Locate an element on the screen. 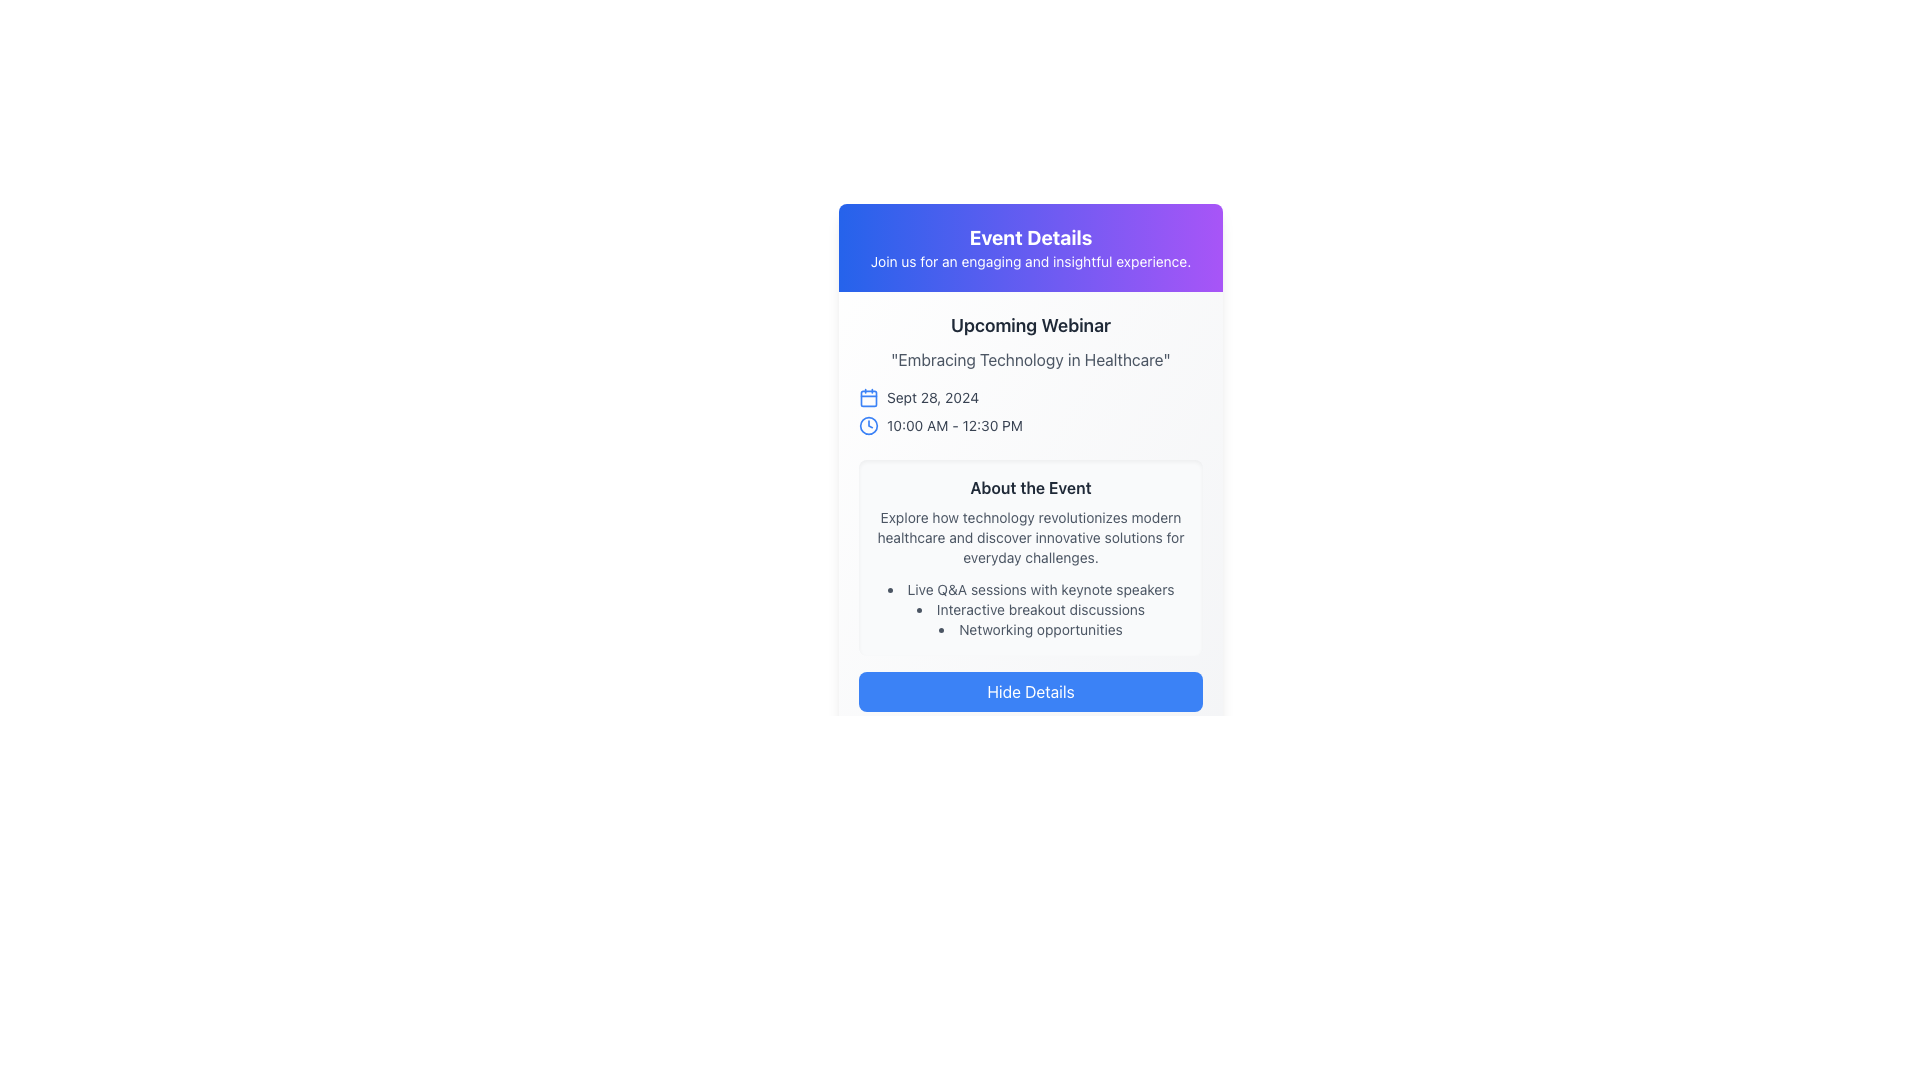 This screenshot has width=1920, height=1080. the circular SVG shape with a blue border that serves as the outer rim of the clock icon, located on the left side of the event's time details row beneath 'Upcoming Webinar' is located at coordinates (868, 424).